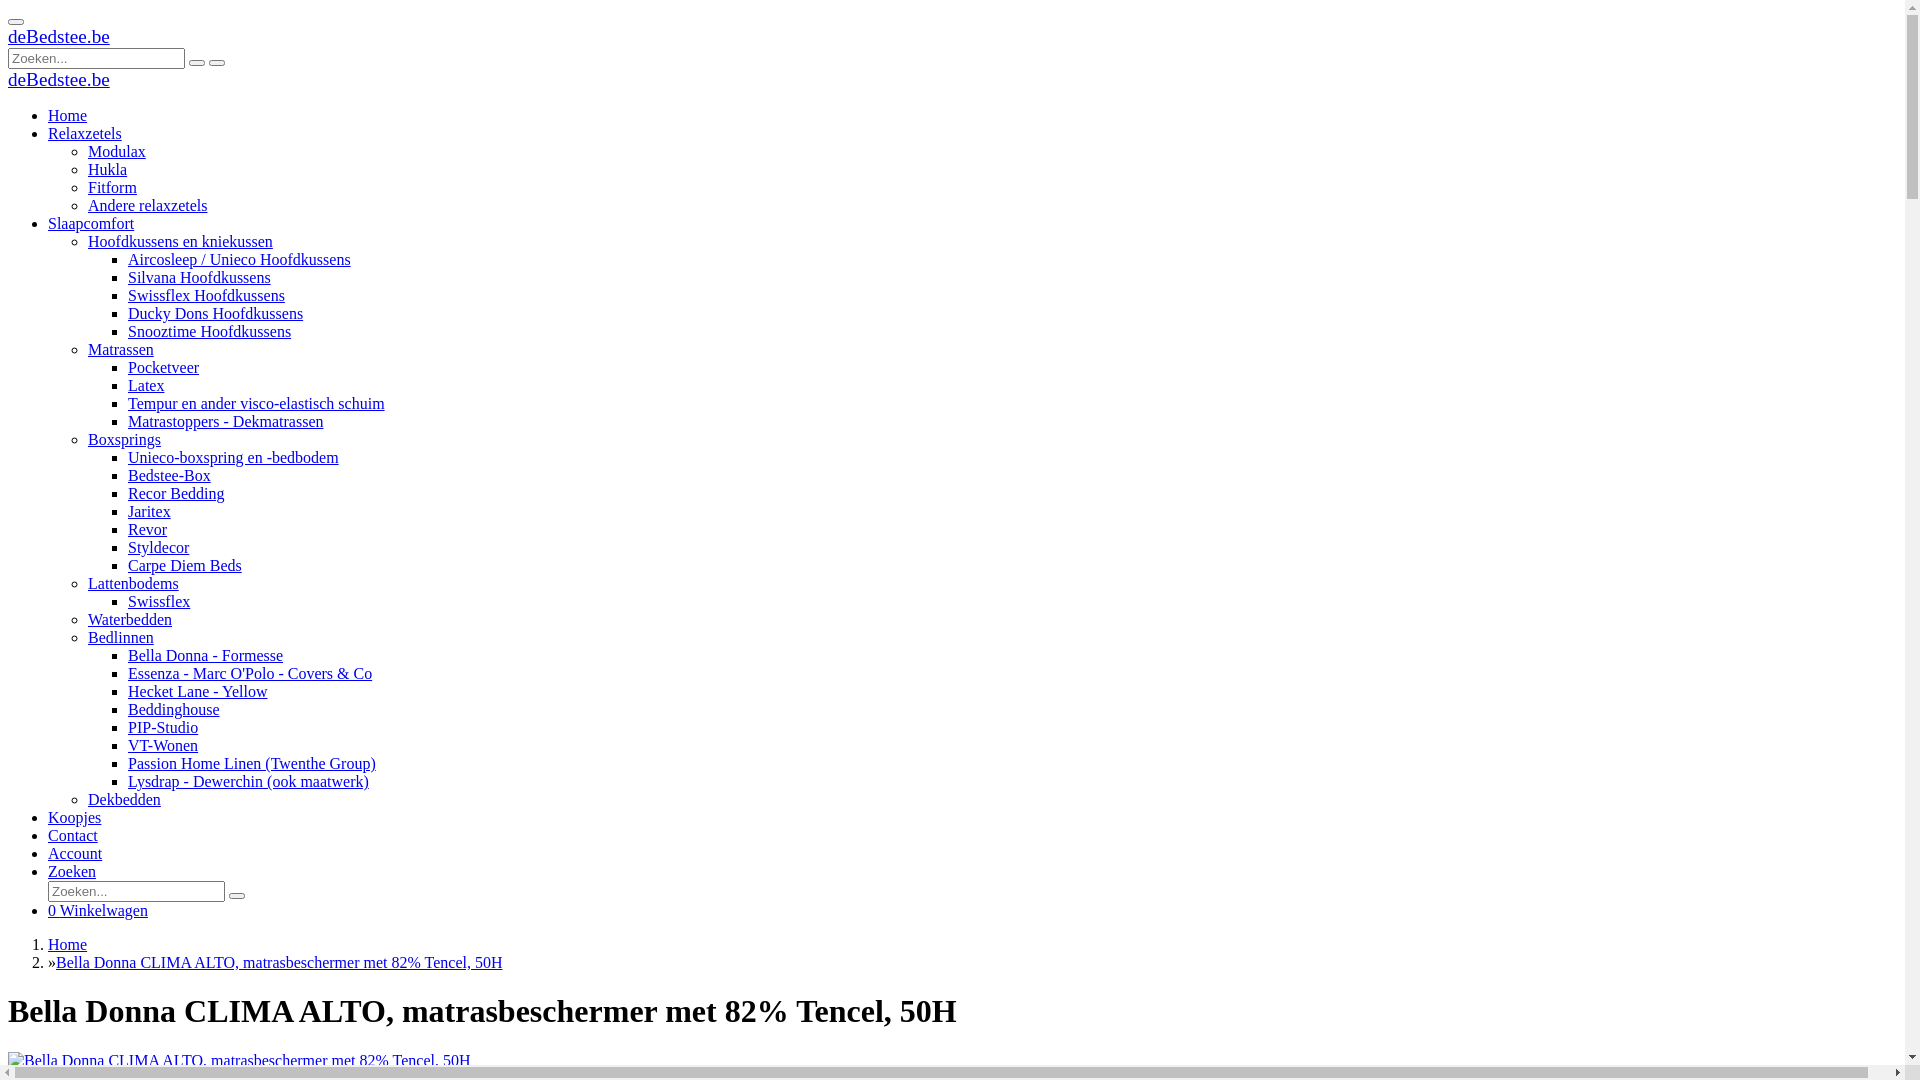 Image resolution: width=1920 pixels, height=1080 pixels. What do you see at coordinates (197, 690) in the screenshot?
I see `'Hecket Lane - Yellow'` at bounding box center [197, 690].